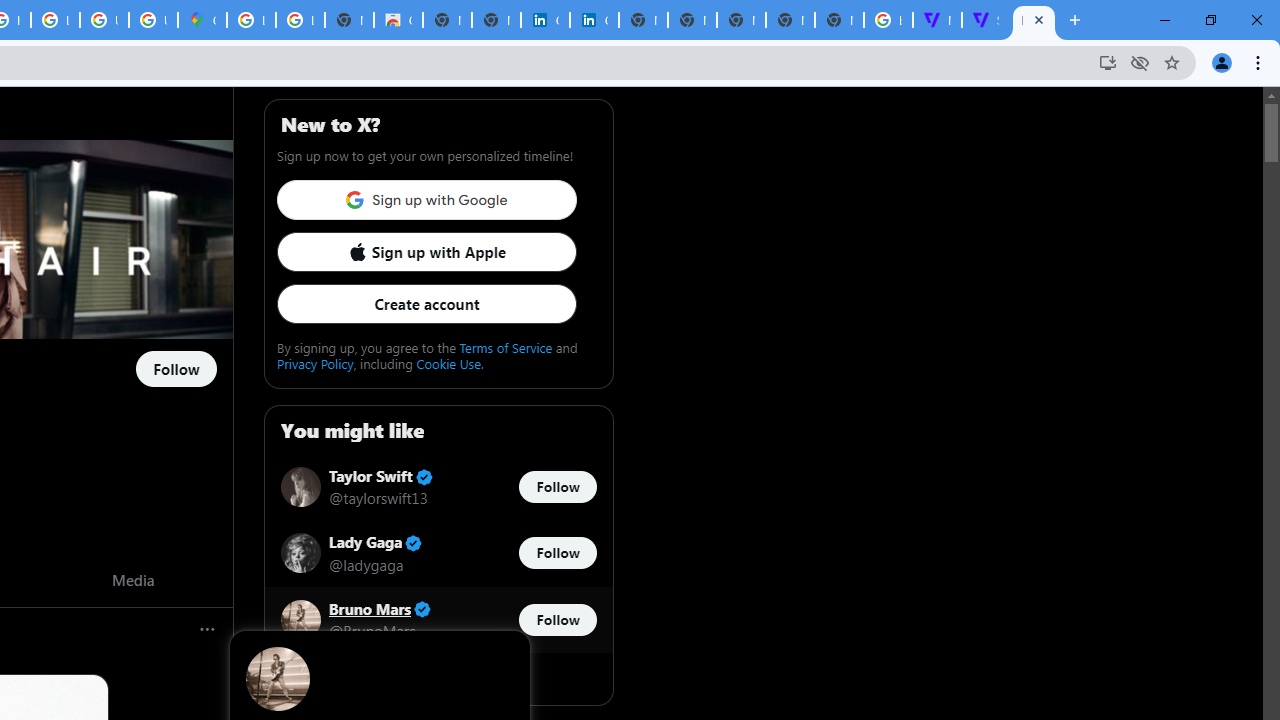 The height and width of the screenshot is (720, 1280). I want to click on 'Verified account', so click(422, 608).